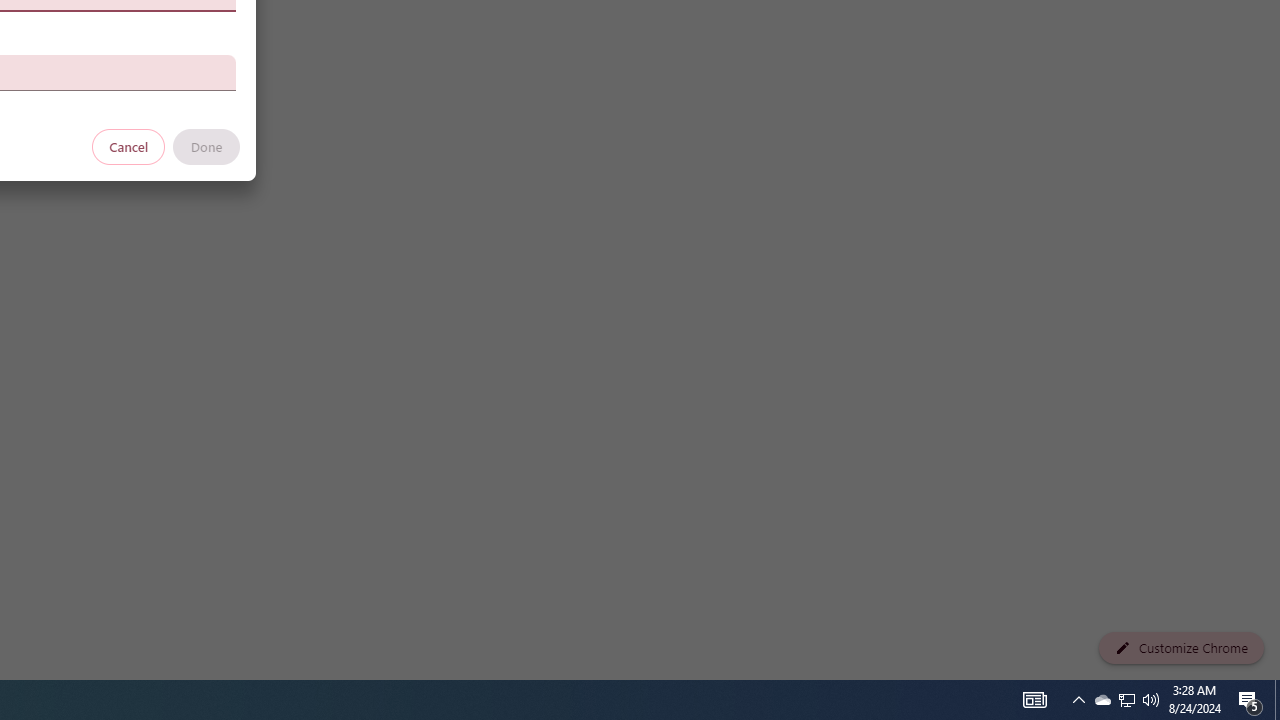  Describe the element at coordinates (128, 145) in the screenshot. I see `'Cancel'` at that location.